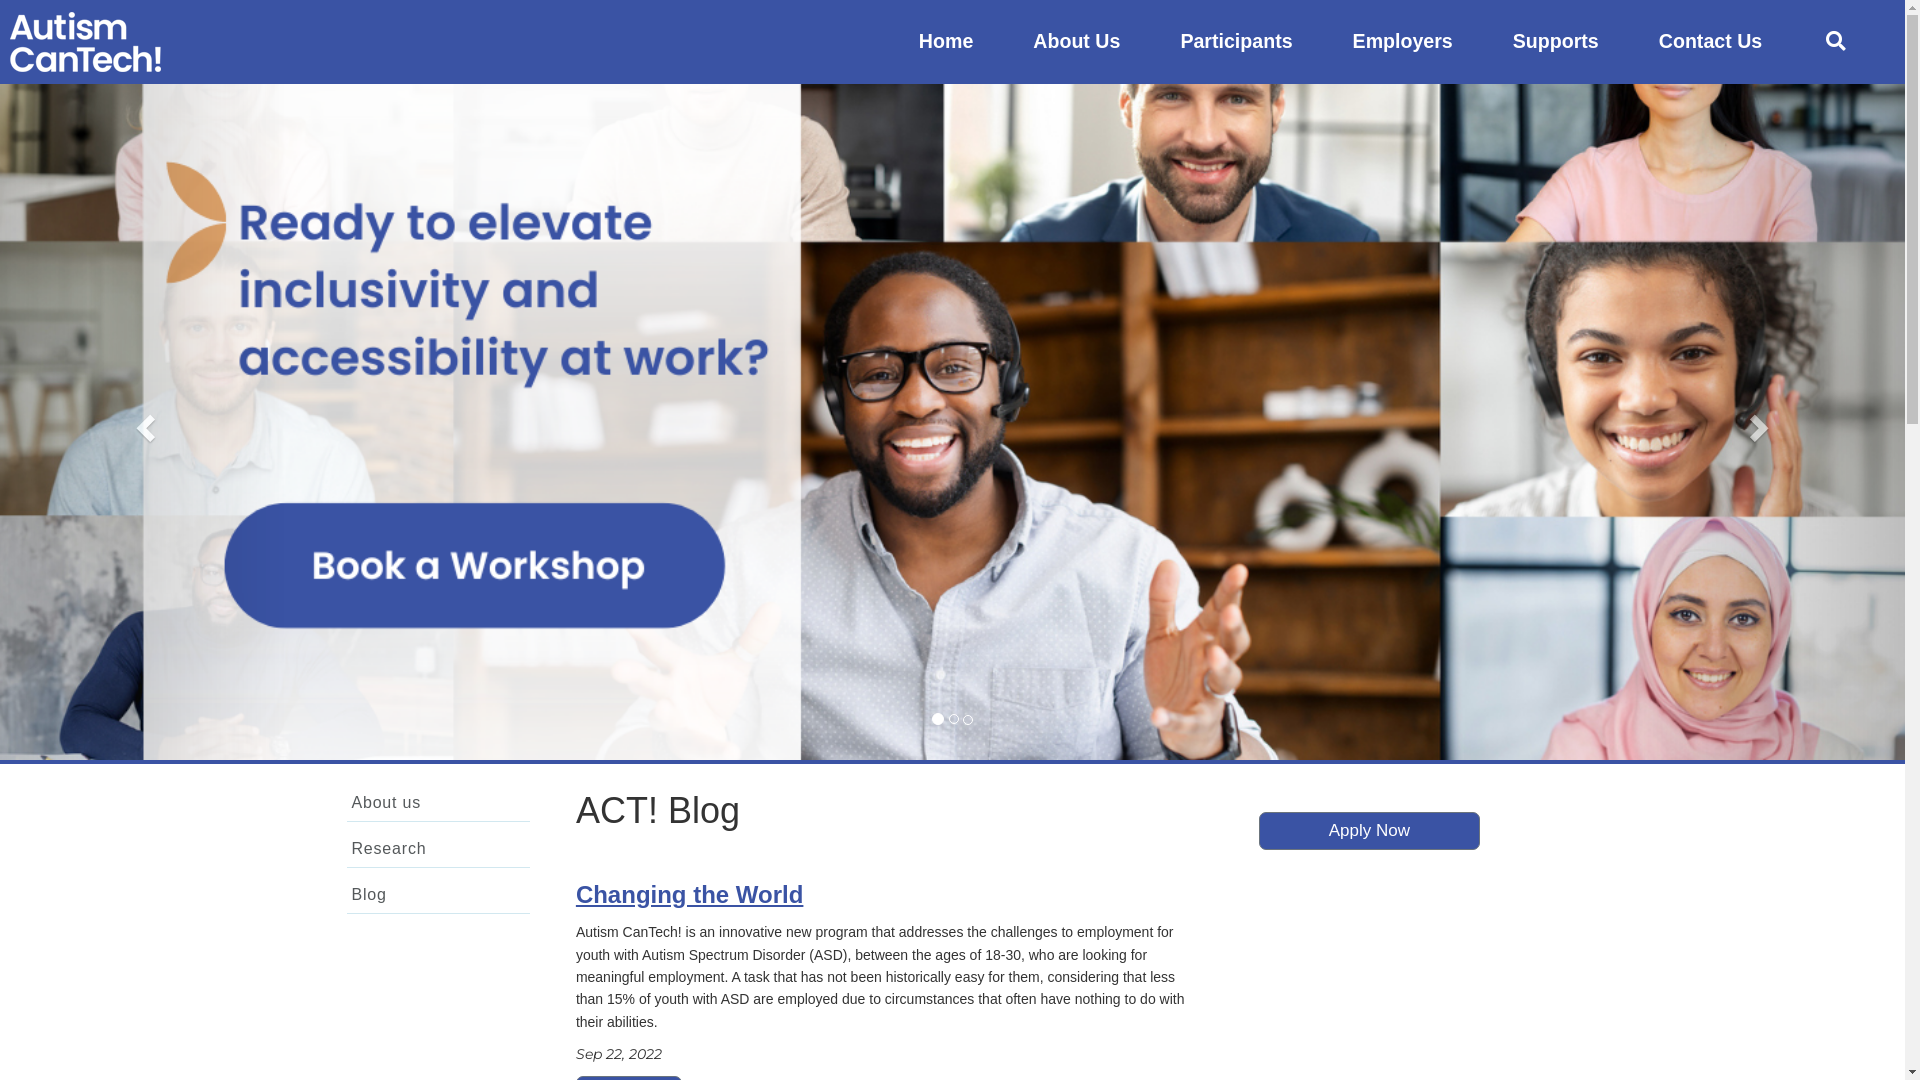 Image resolution: width=1920 pixels, height=1080 pixels. What do you see at coordinates (1368, 830) in the screenshot?
I see `'Apply Now'` at bounding box center [1368, 830].